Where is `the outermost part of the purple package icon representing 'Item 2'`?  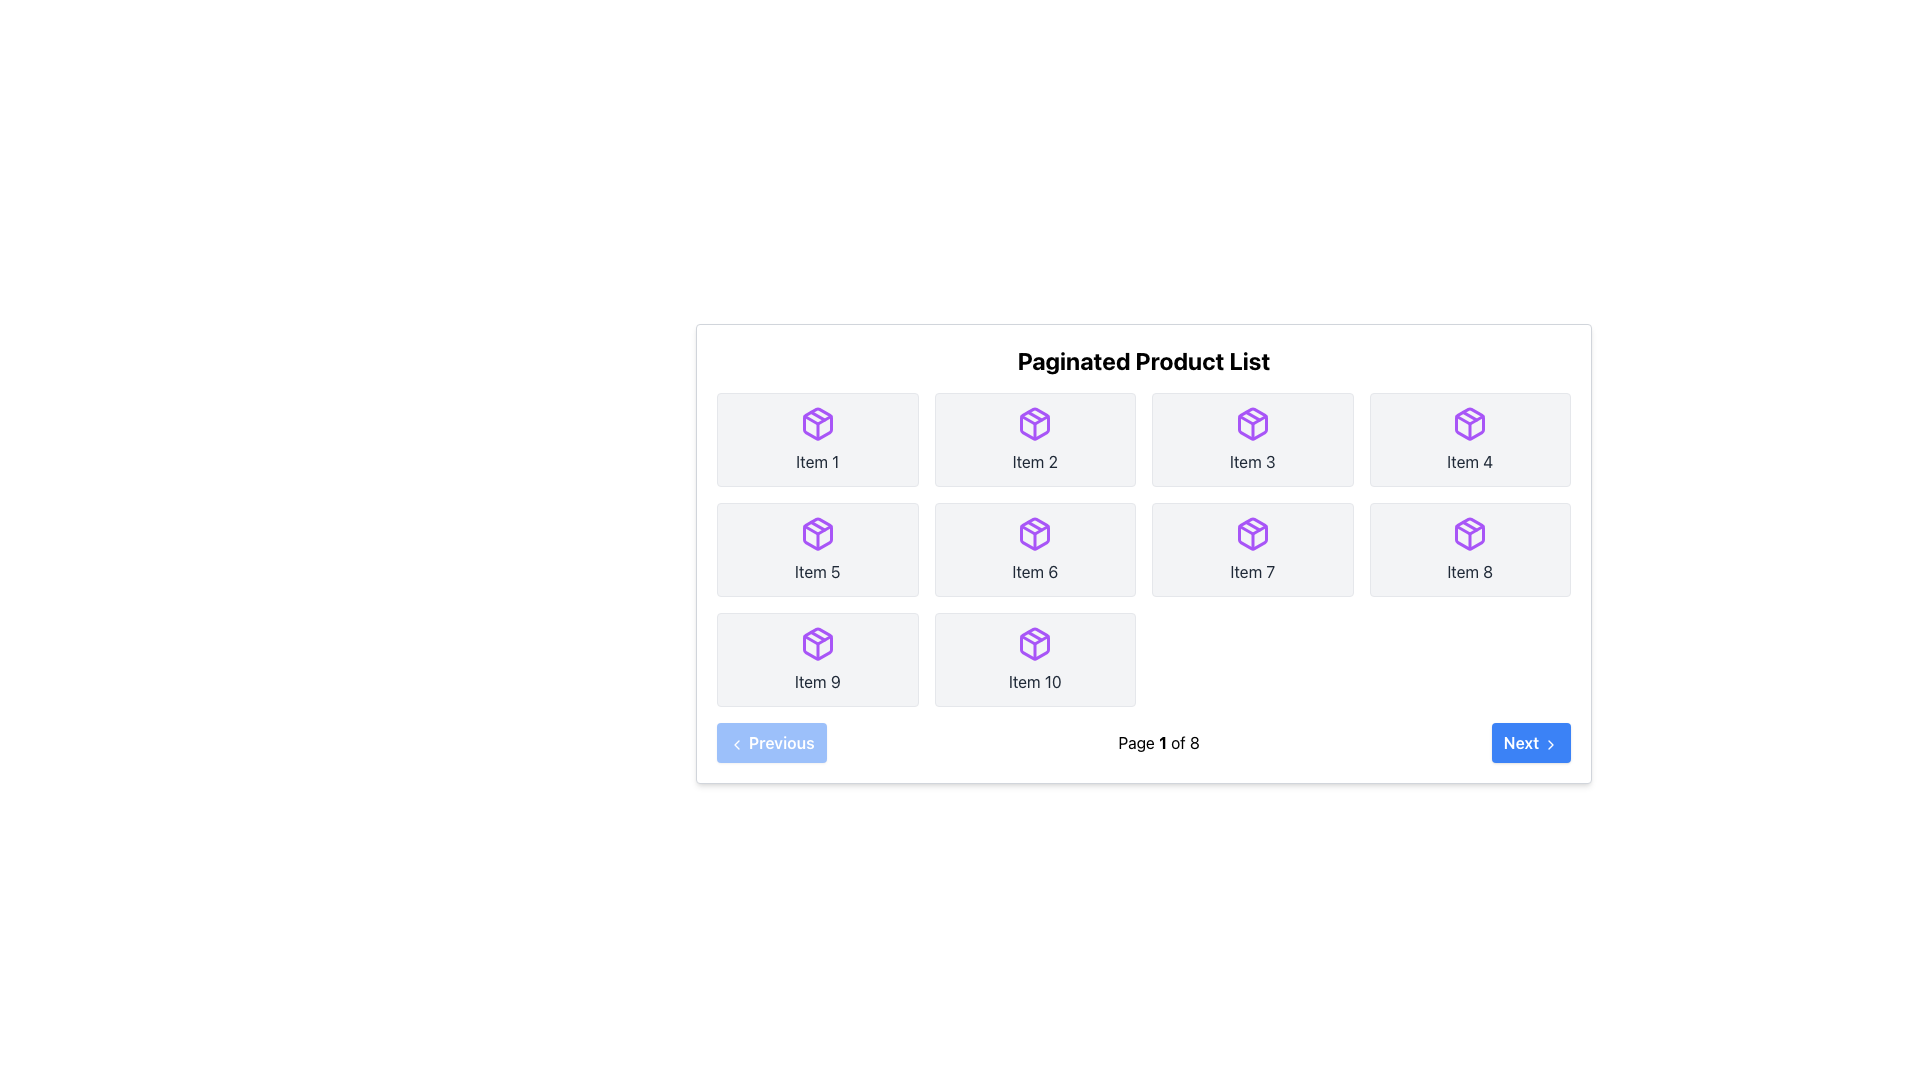
the outermost part of the purple package icon representing 'Item 2' is located at coordinates (1035, 423).